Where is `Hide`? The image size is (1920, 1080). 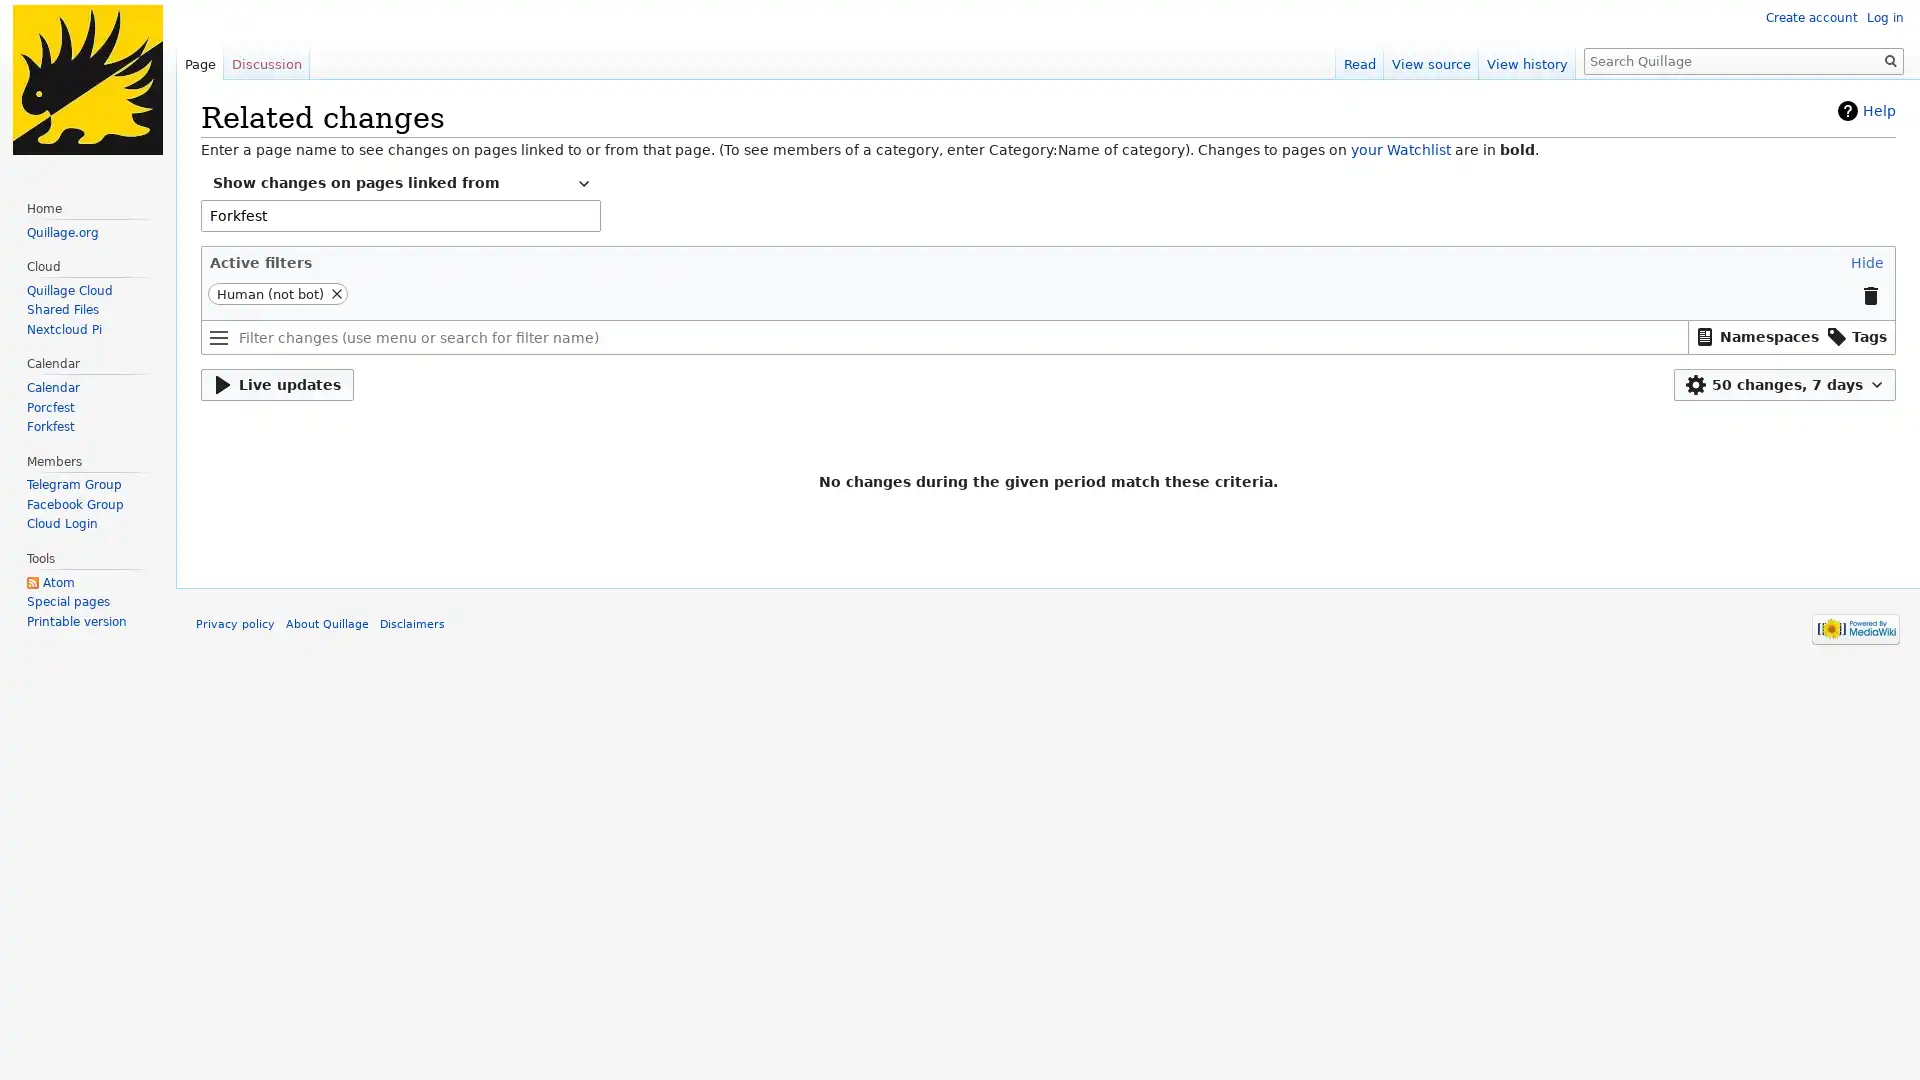
Hide is located at coordinates (1865, 261).